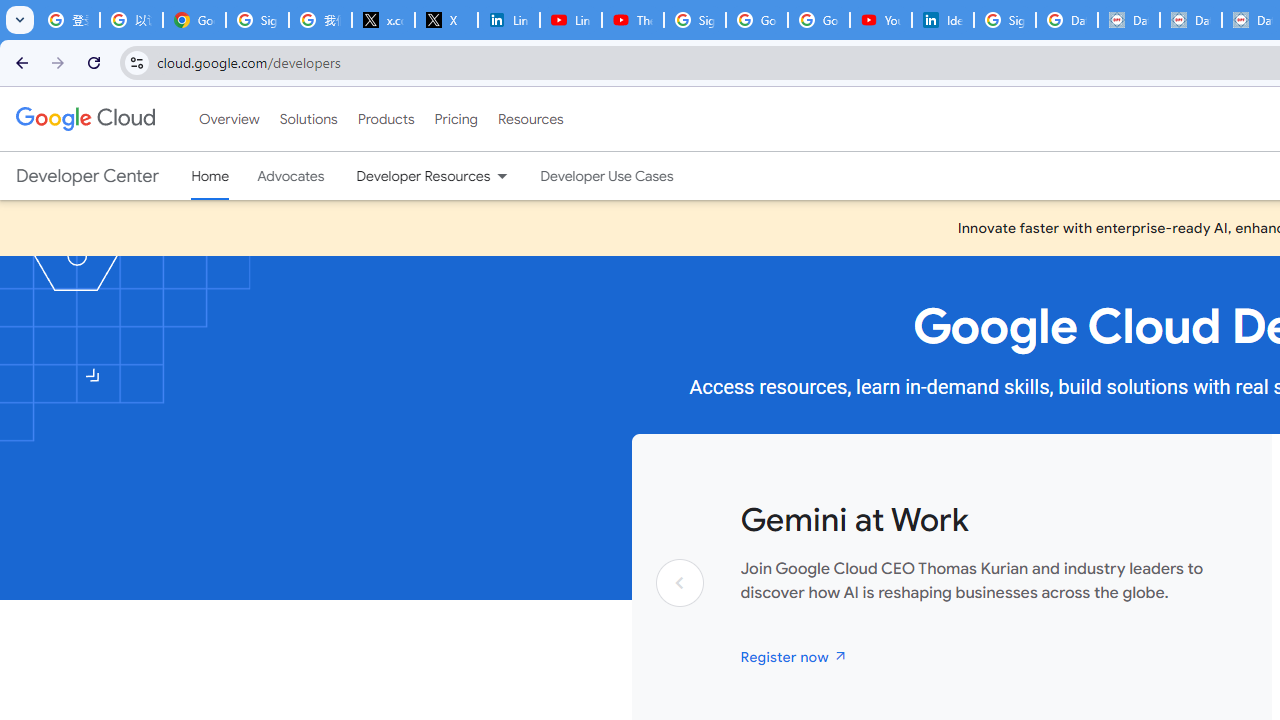 This screenshot has width=1280, height=720. I want to click on 'Solutions', so click(307, 119).